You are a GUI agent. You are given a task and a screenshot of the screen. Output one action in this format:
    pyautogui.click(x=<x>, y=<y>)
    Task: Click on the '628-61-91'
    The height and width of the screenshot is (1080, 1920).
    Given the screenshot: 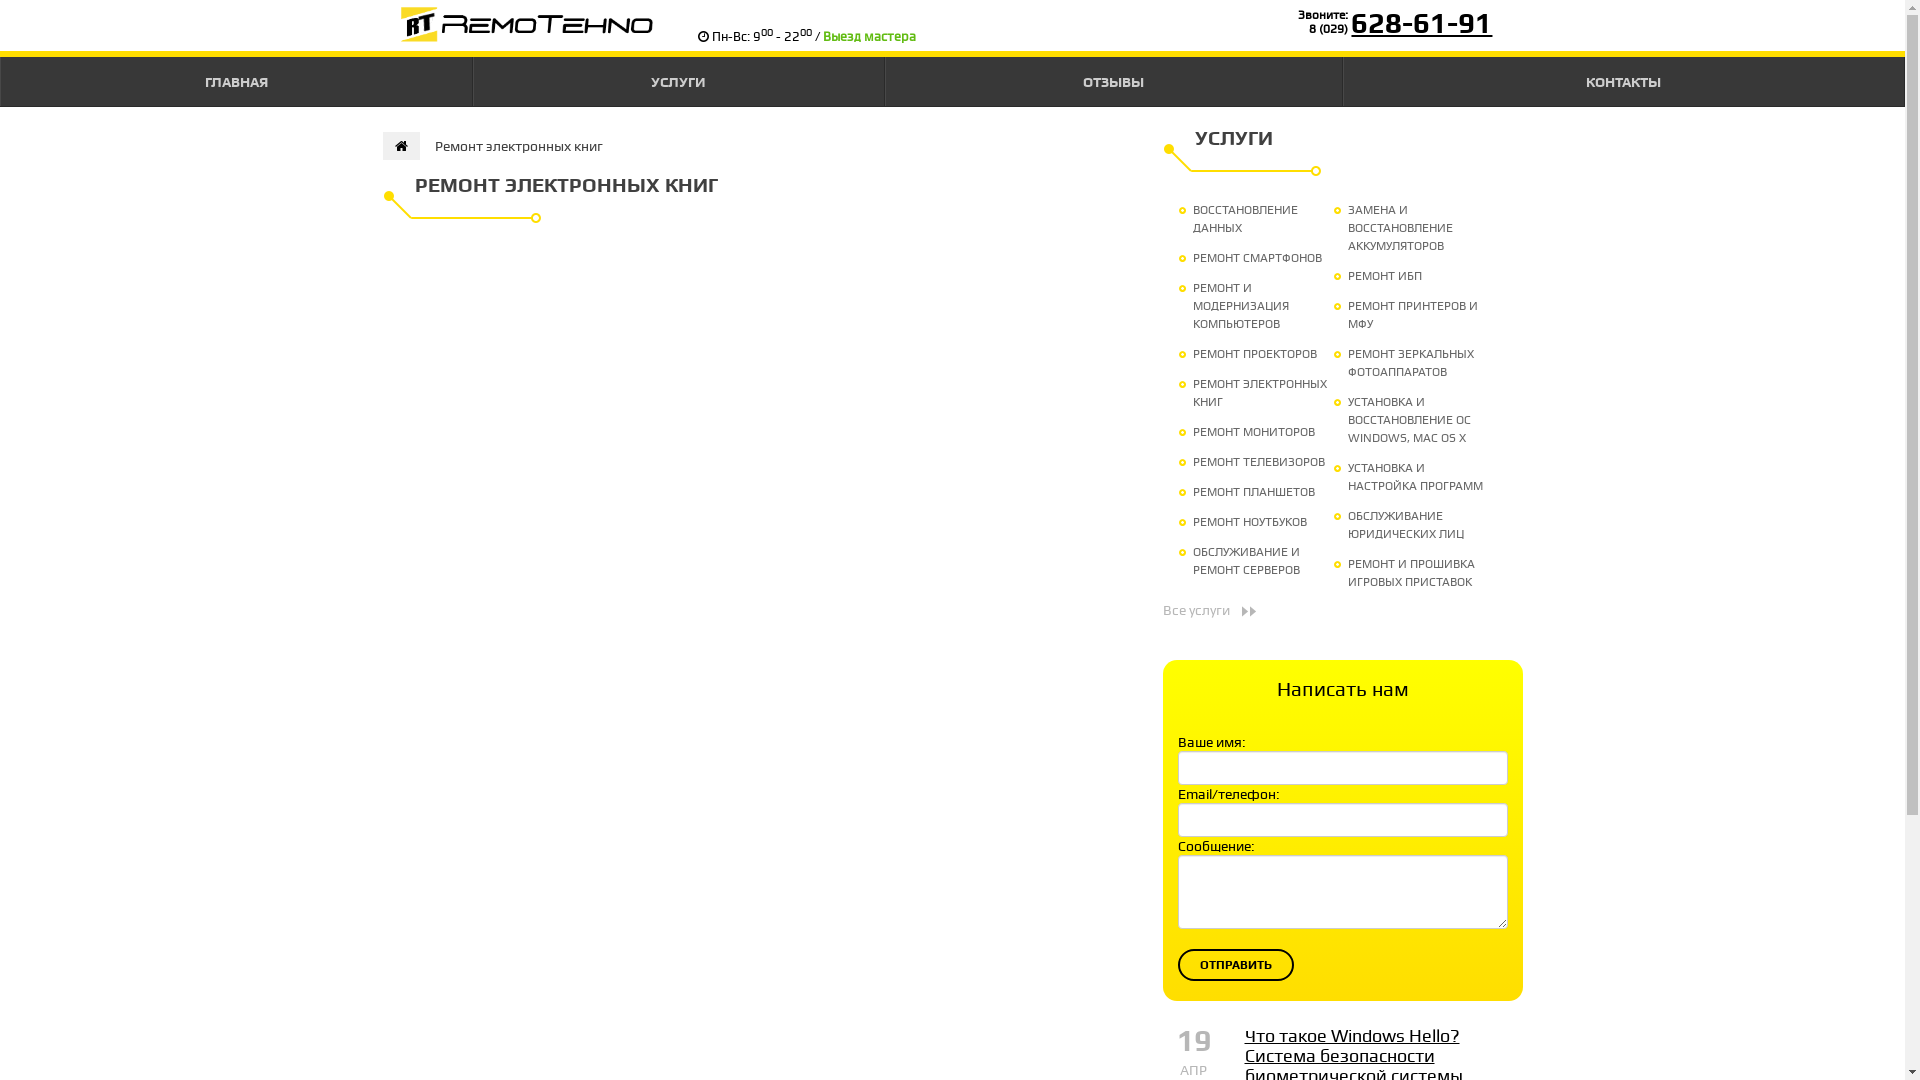 What is the action you would take?
    pyautogui.click(x=1420, y=23)
    